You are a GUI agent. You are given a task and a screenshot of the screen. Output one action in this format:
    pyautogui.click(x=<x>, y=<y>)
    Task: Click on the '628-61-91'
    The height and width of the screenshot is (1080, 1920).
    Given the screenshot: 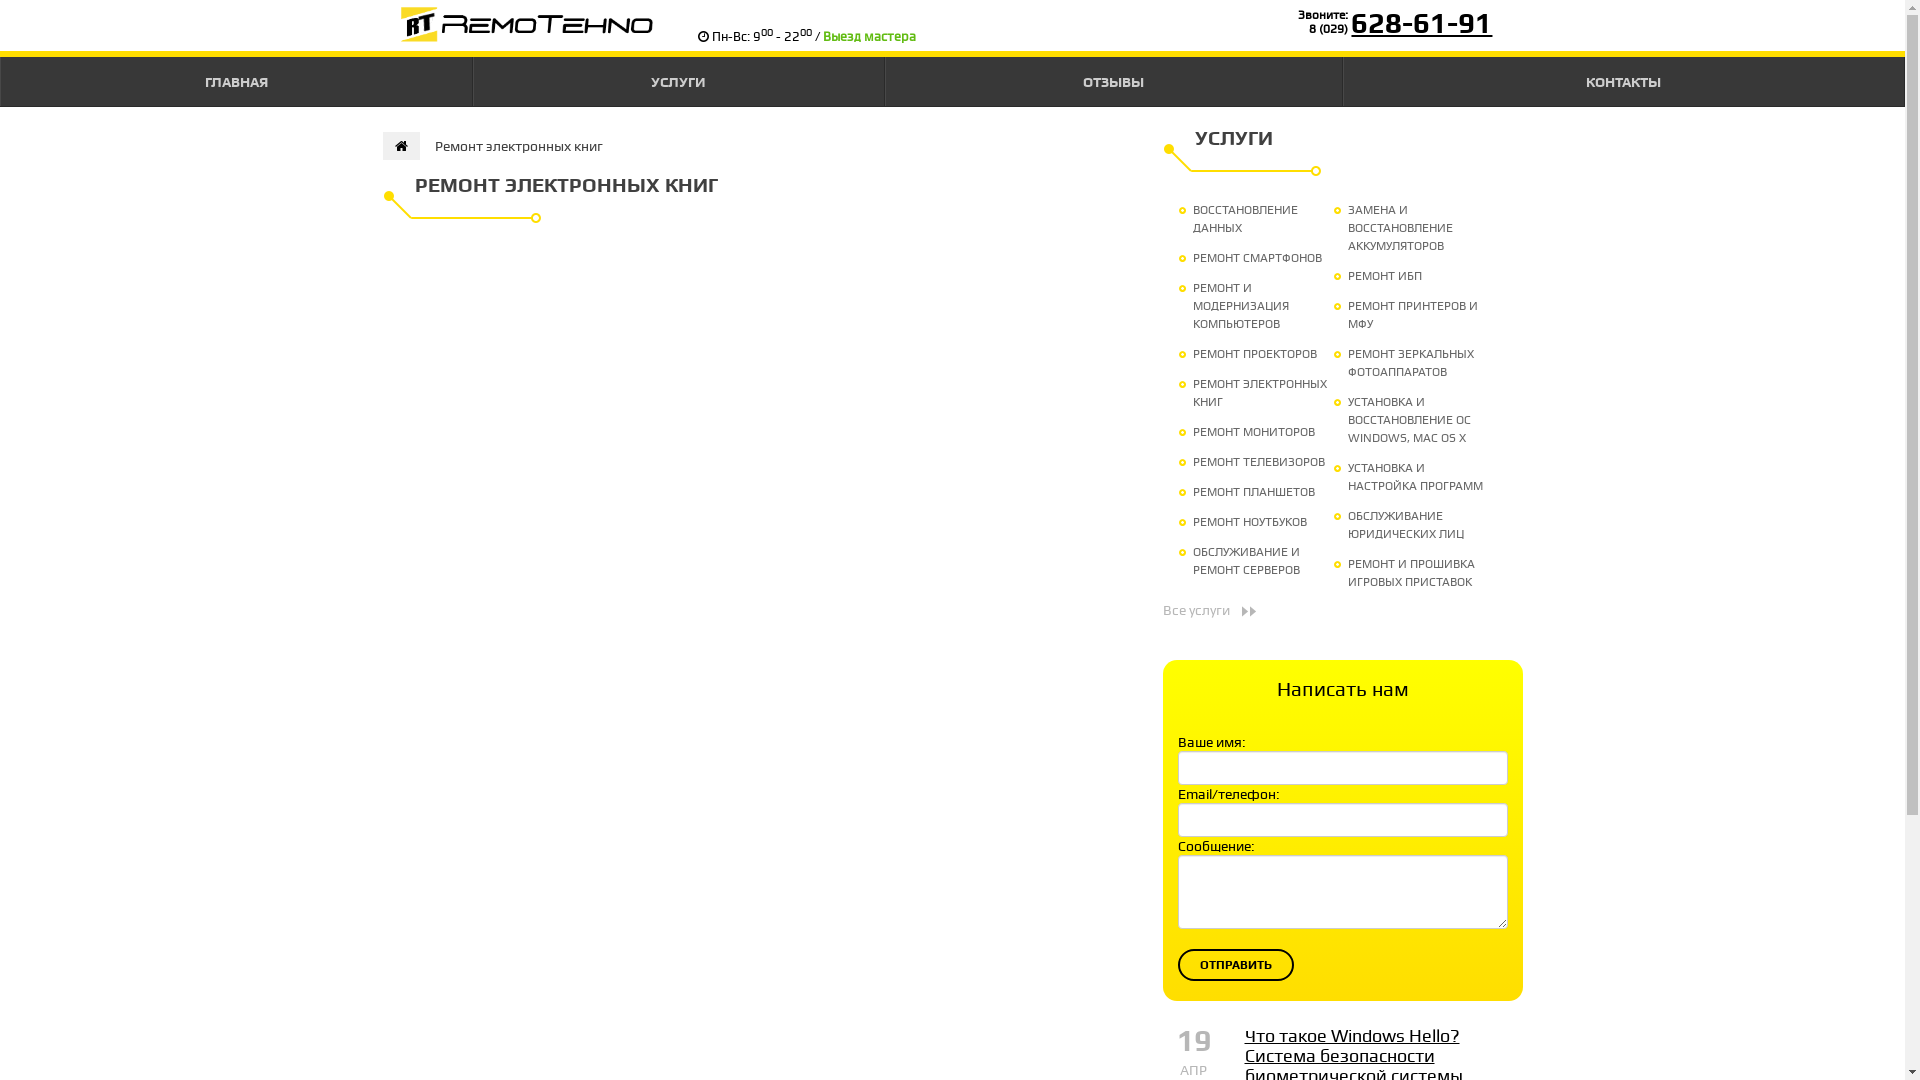 What is the action you would take?
    pyautogui.click(x=1420, y=23)
    